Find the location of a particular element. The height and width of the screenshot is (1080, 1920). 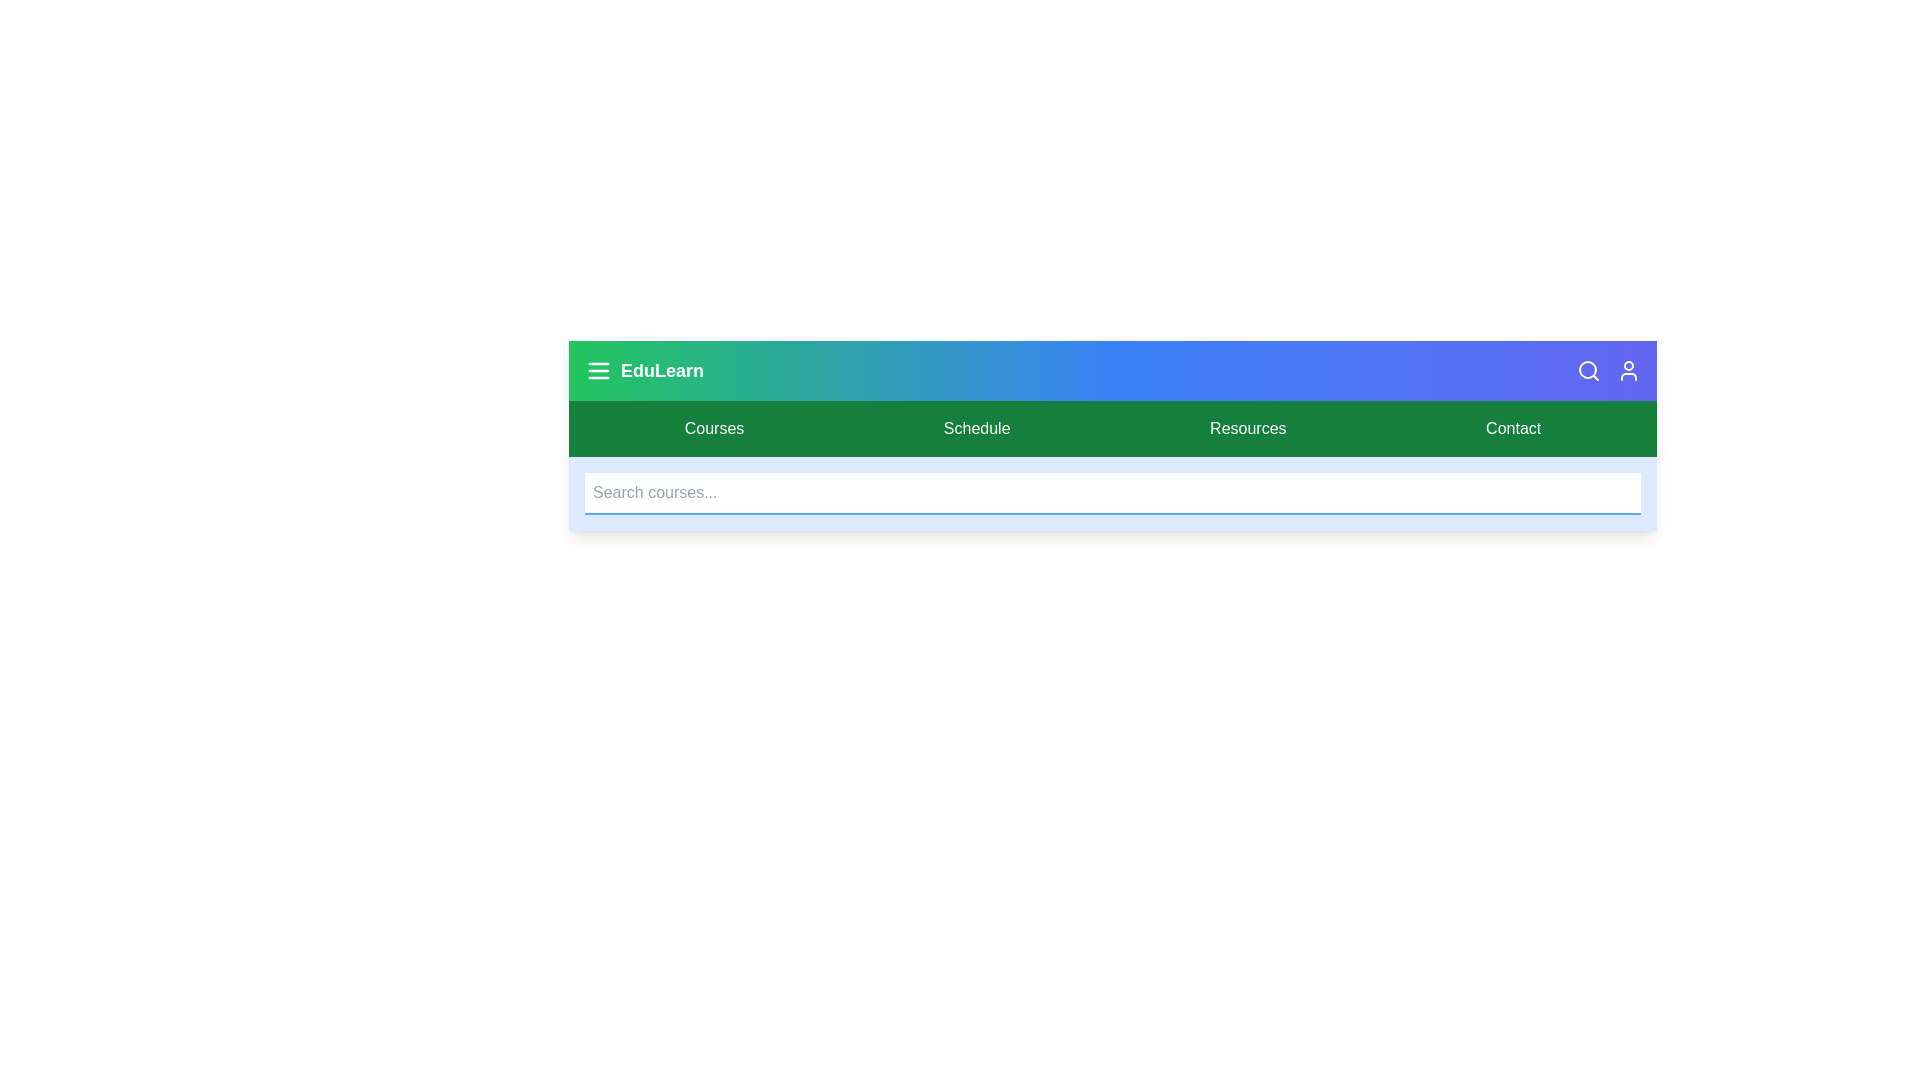

menu button to toggle the menu visibility is located at coordinates (598, 370).